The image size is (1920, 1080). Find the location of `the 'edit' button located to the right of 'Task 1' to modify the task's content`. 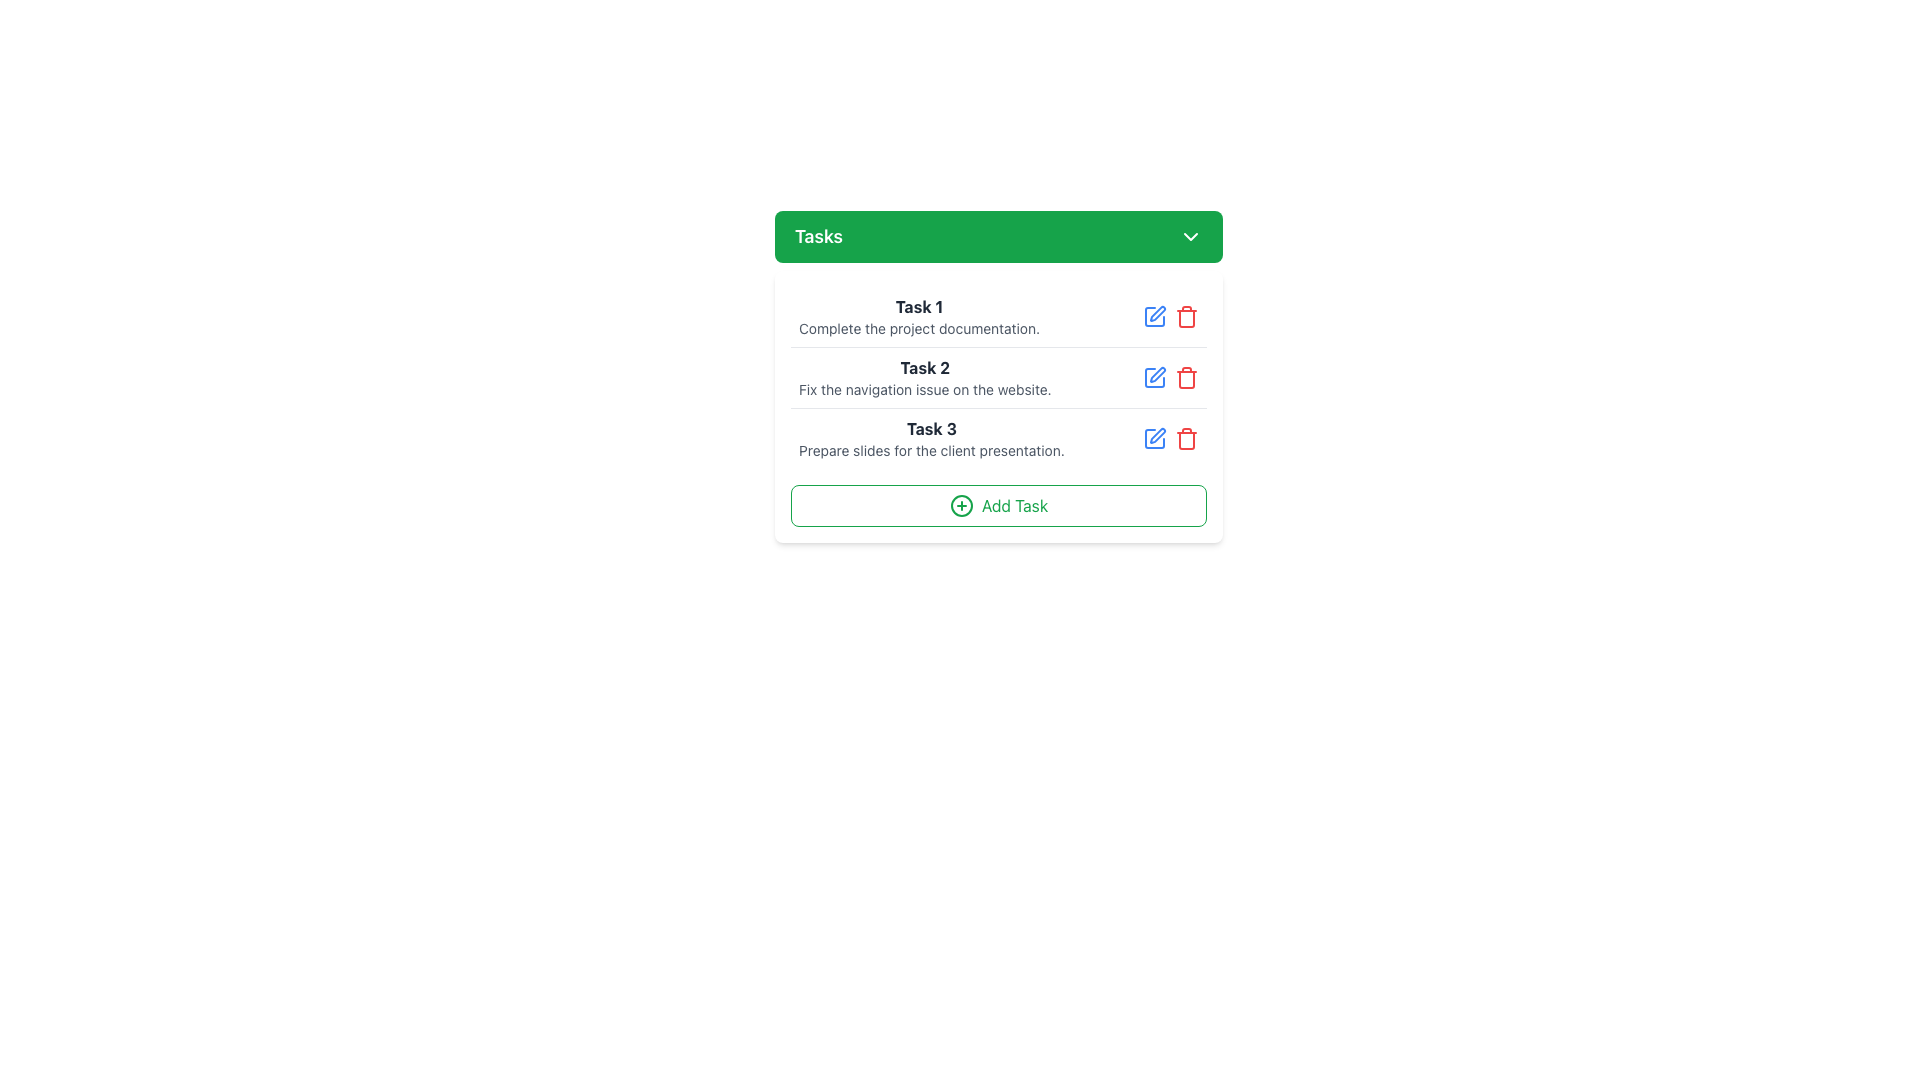

the 'edit' button located to the right of 'Task 1' to modify the task's content is located at coordinates (1155, 315).